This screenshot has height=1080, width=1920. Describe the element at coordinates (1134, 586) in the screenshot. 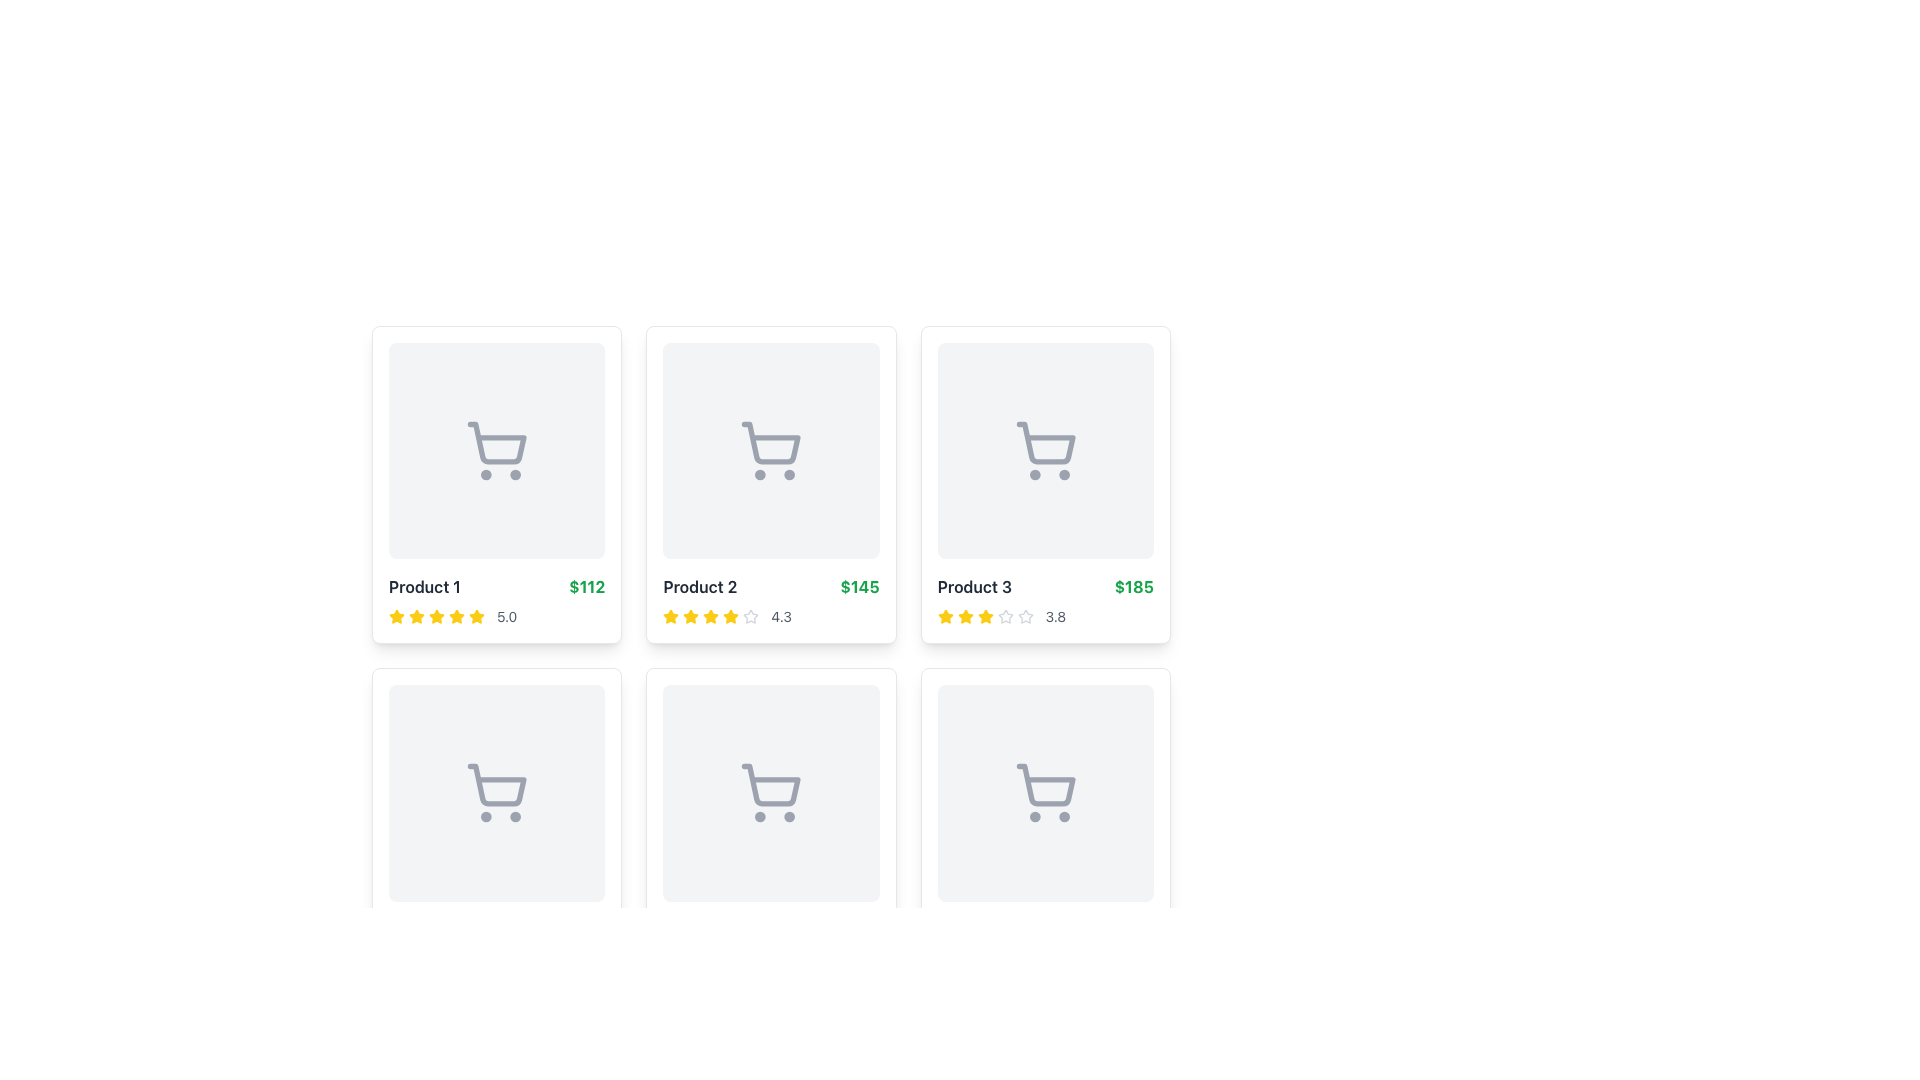

I see `the text label displaying the amount '$185', which is in bold green font and positioned to the right of the label 'Product 3'` at that location.